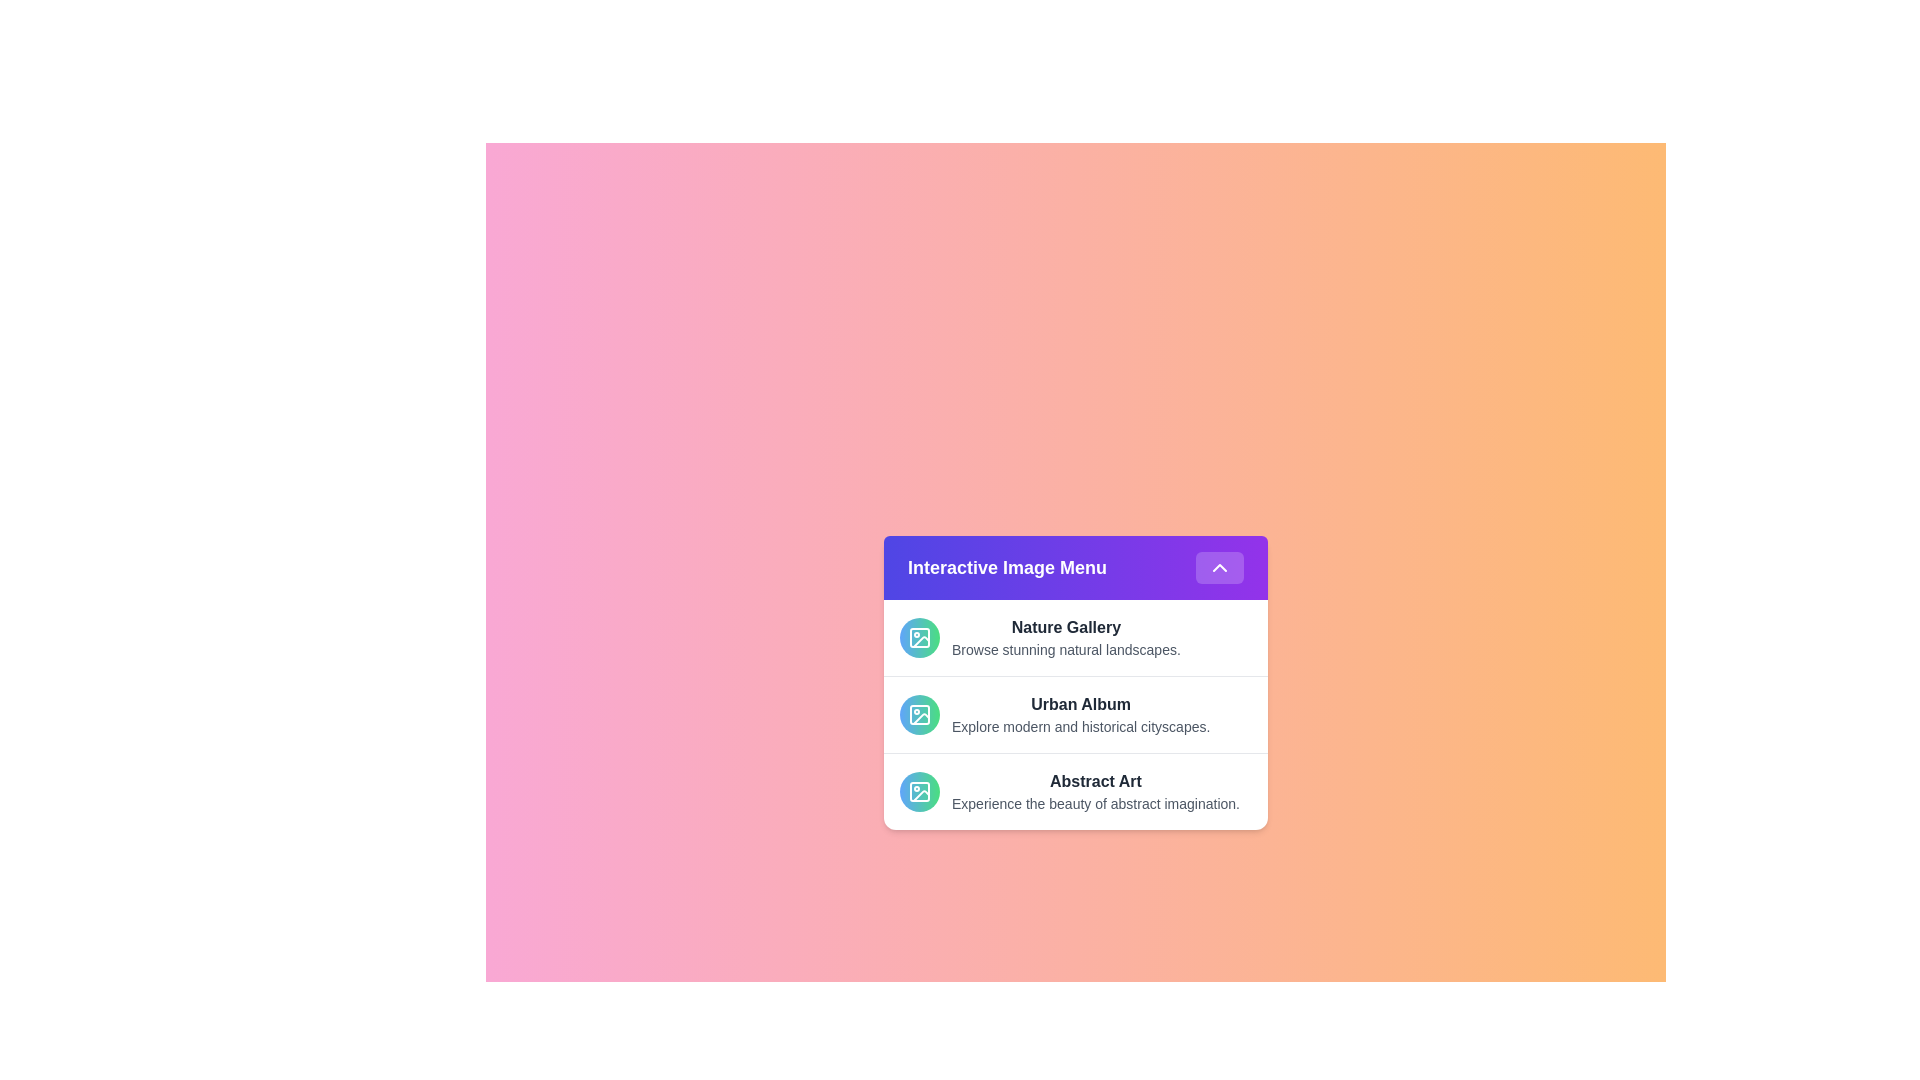 This screenshot has height=1080, width=1920. I want to click on the menu item labeled Nature Gallery, so click(1074, 637).